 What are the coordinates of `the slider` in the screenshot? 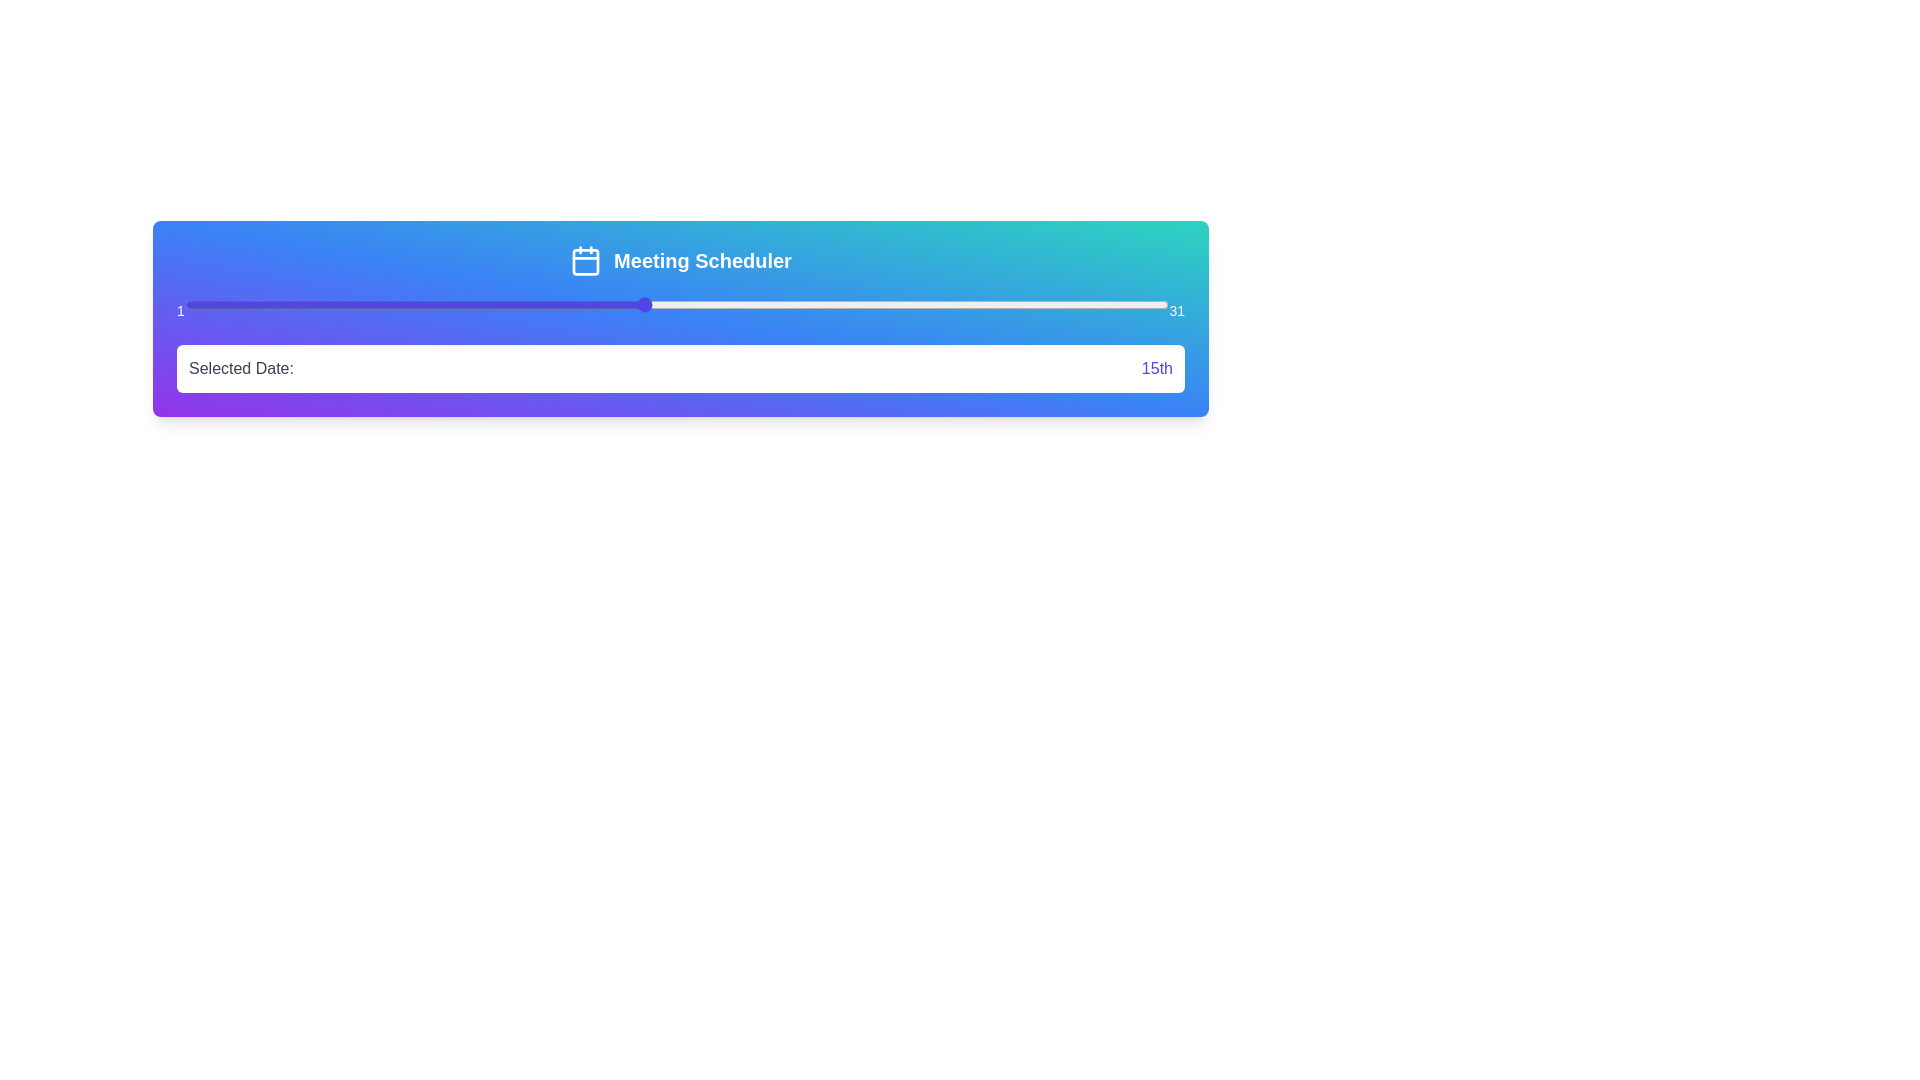 It's located at (1102, 304).